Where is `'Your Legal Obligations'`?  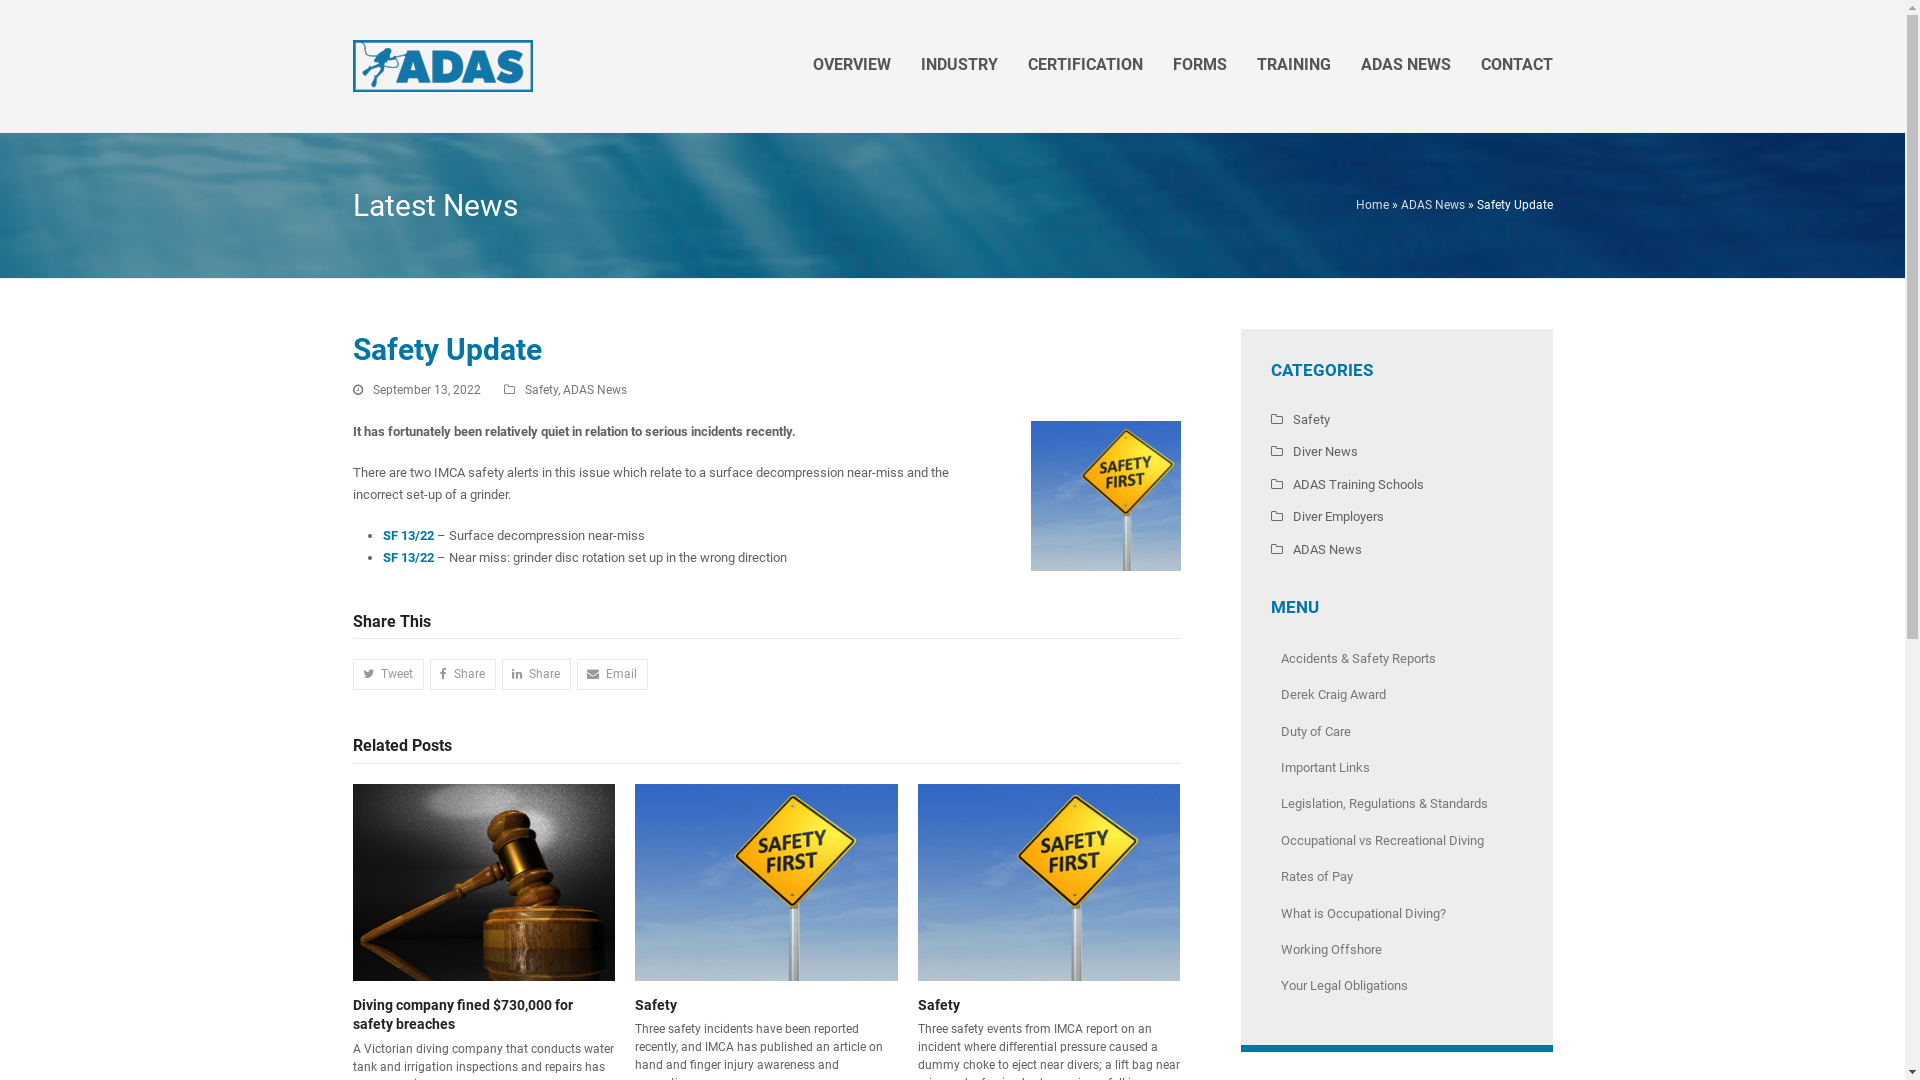
'Your Legal Obligations' is located at coordinates (1395, 985).